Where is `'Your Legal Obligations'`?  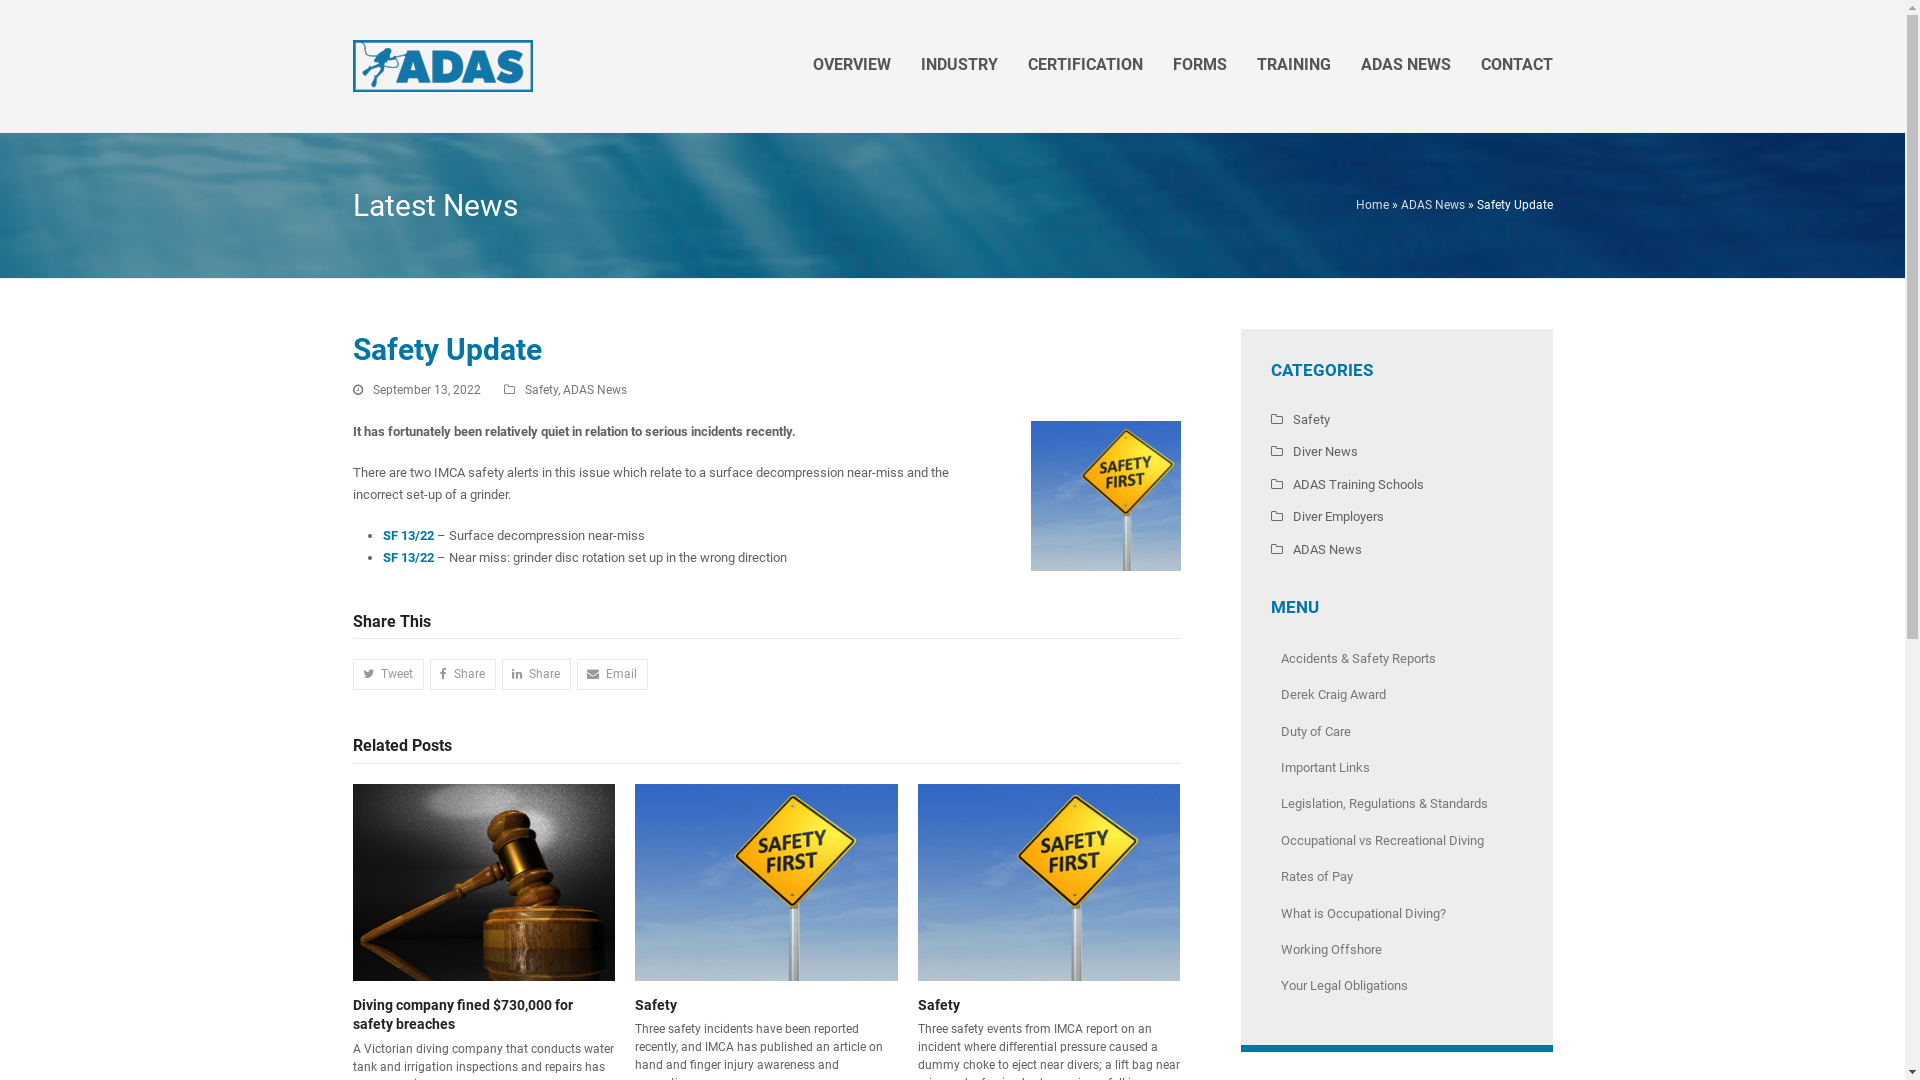
'Your Legal Obligations' is located at coordinates (1395, 985).